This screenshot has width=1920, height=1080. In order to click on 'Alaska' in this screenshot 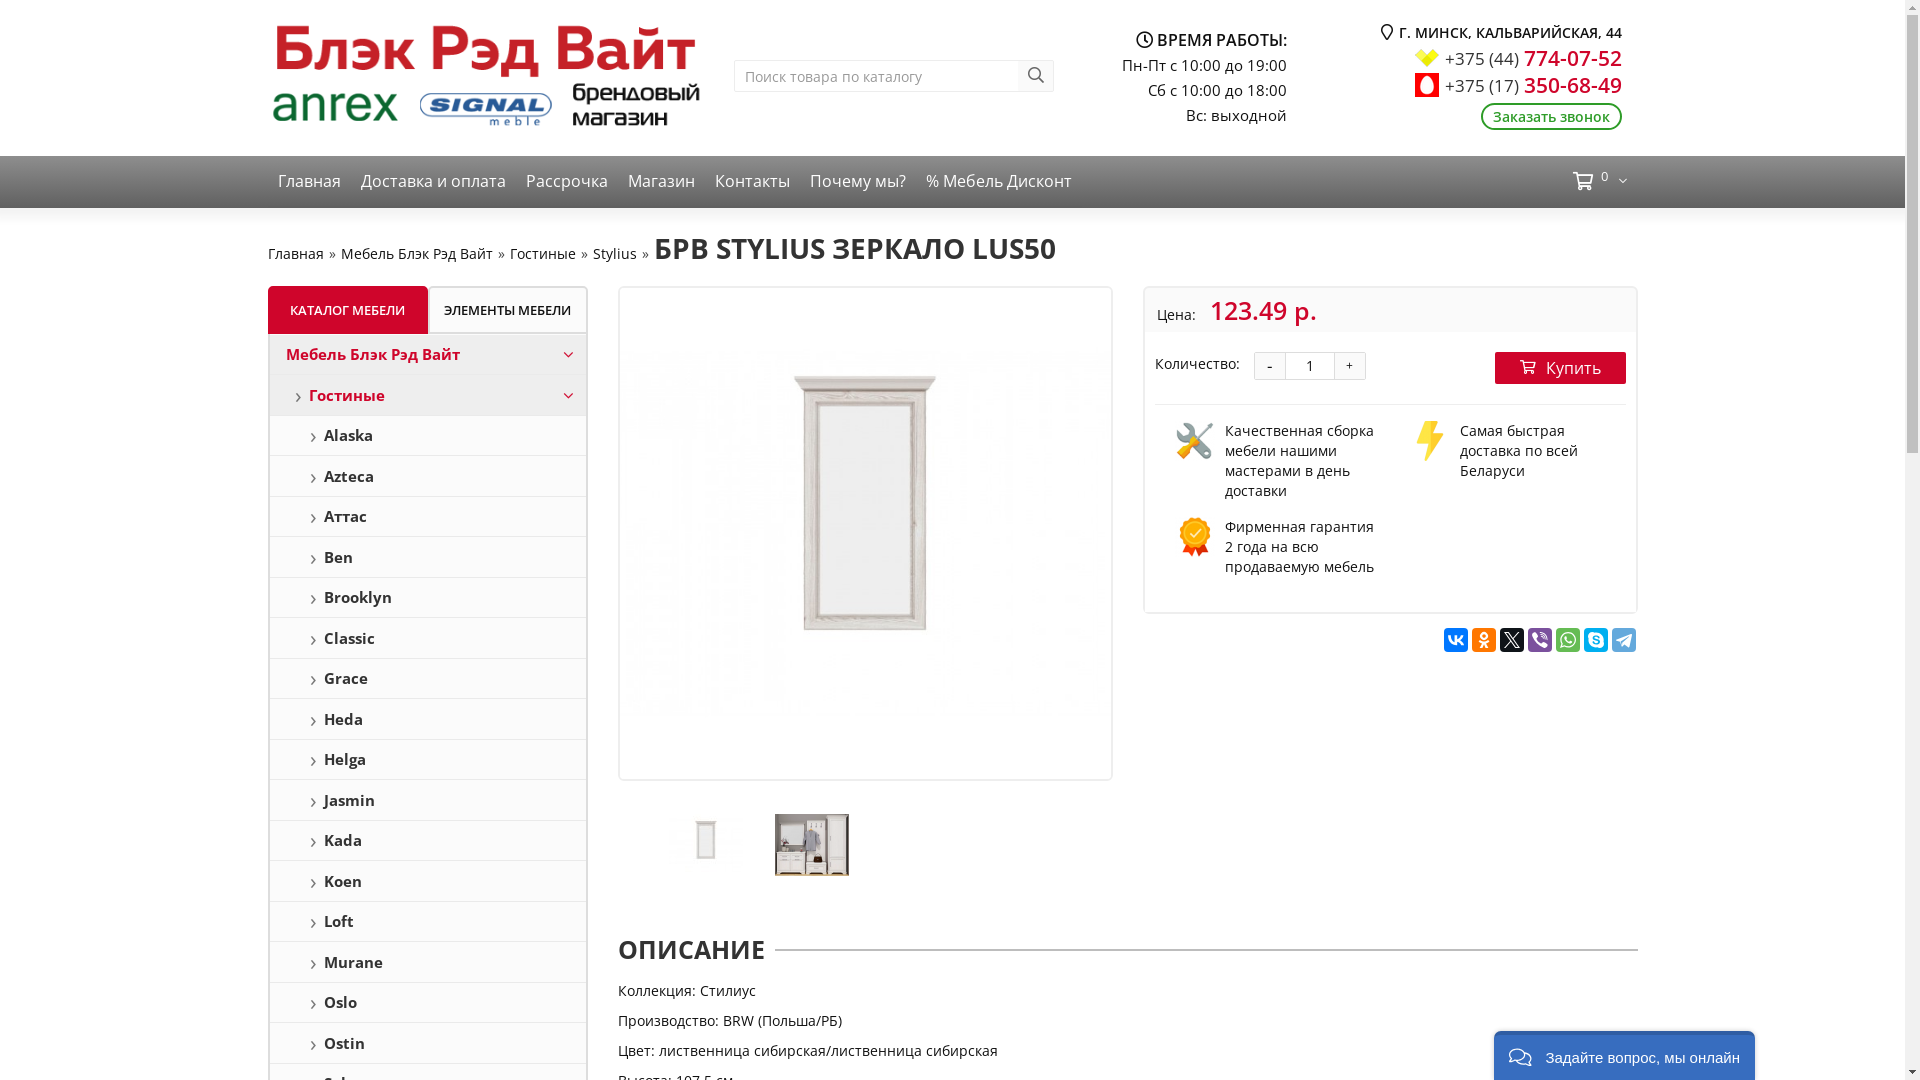, I will do `click(426, 434)`.